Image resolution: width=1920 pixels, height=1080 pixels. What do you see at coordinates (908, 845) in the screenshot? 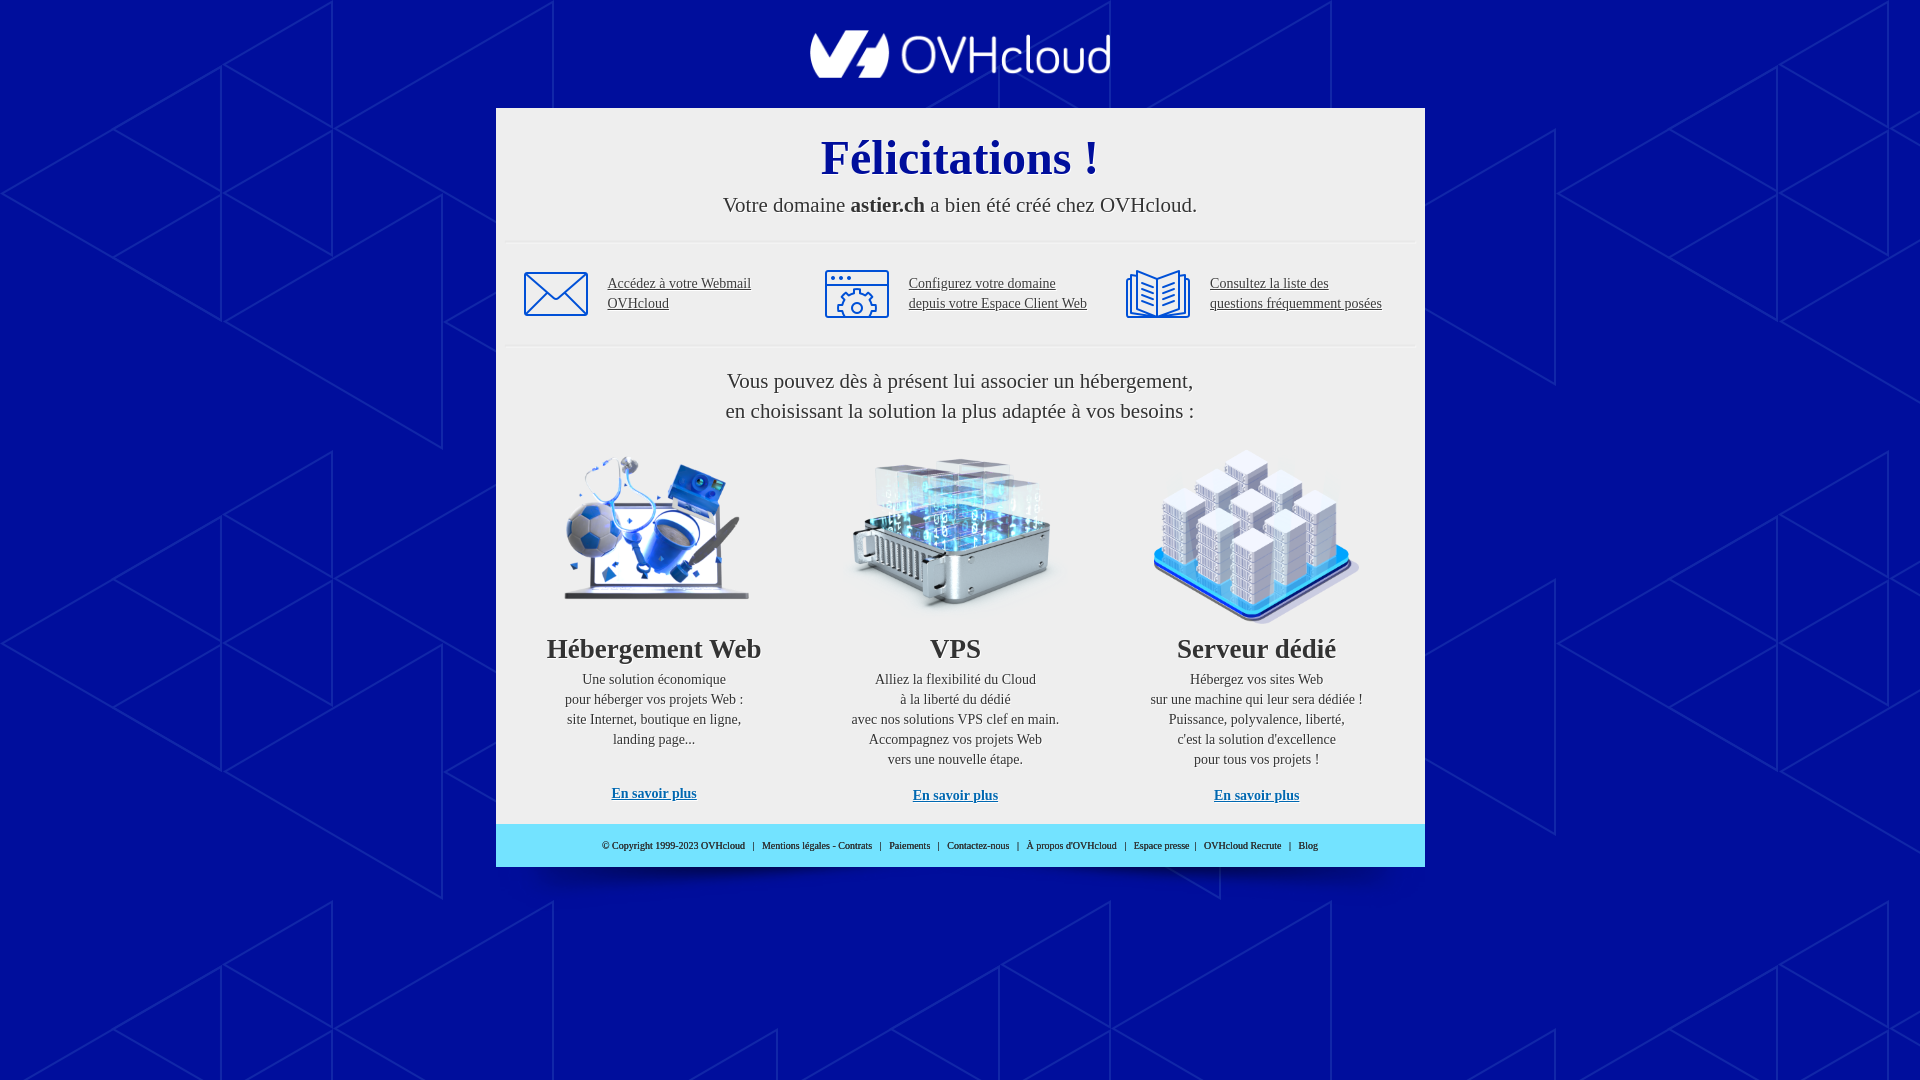
I see `'Paiements'` at bounding box center [908, 845].